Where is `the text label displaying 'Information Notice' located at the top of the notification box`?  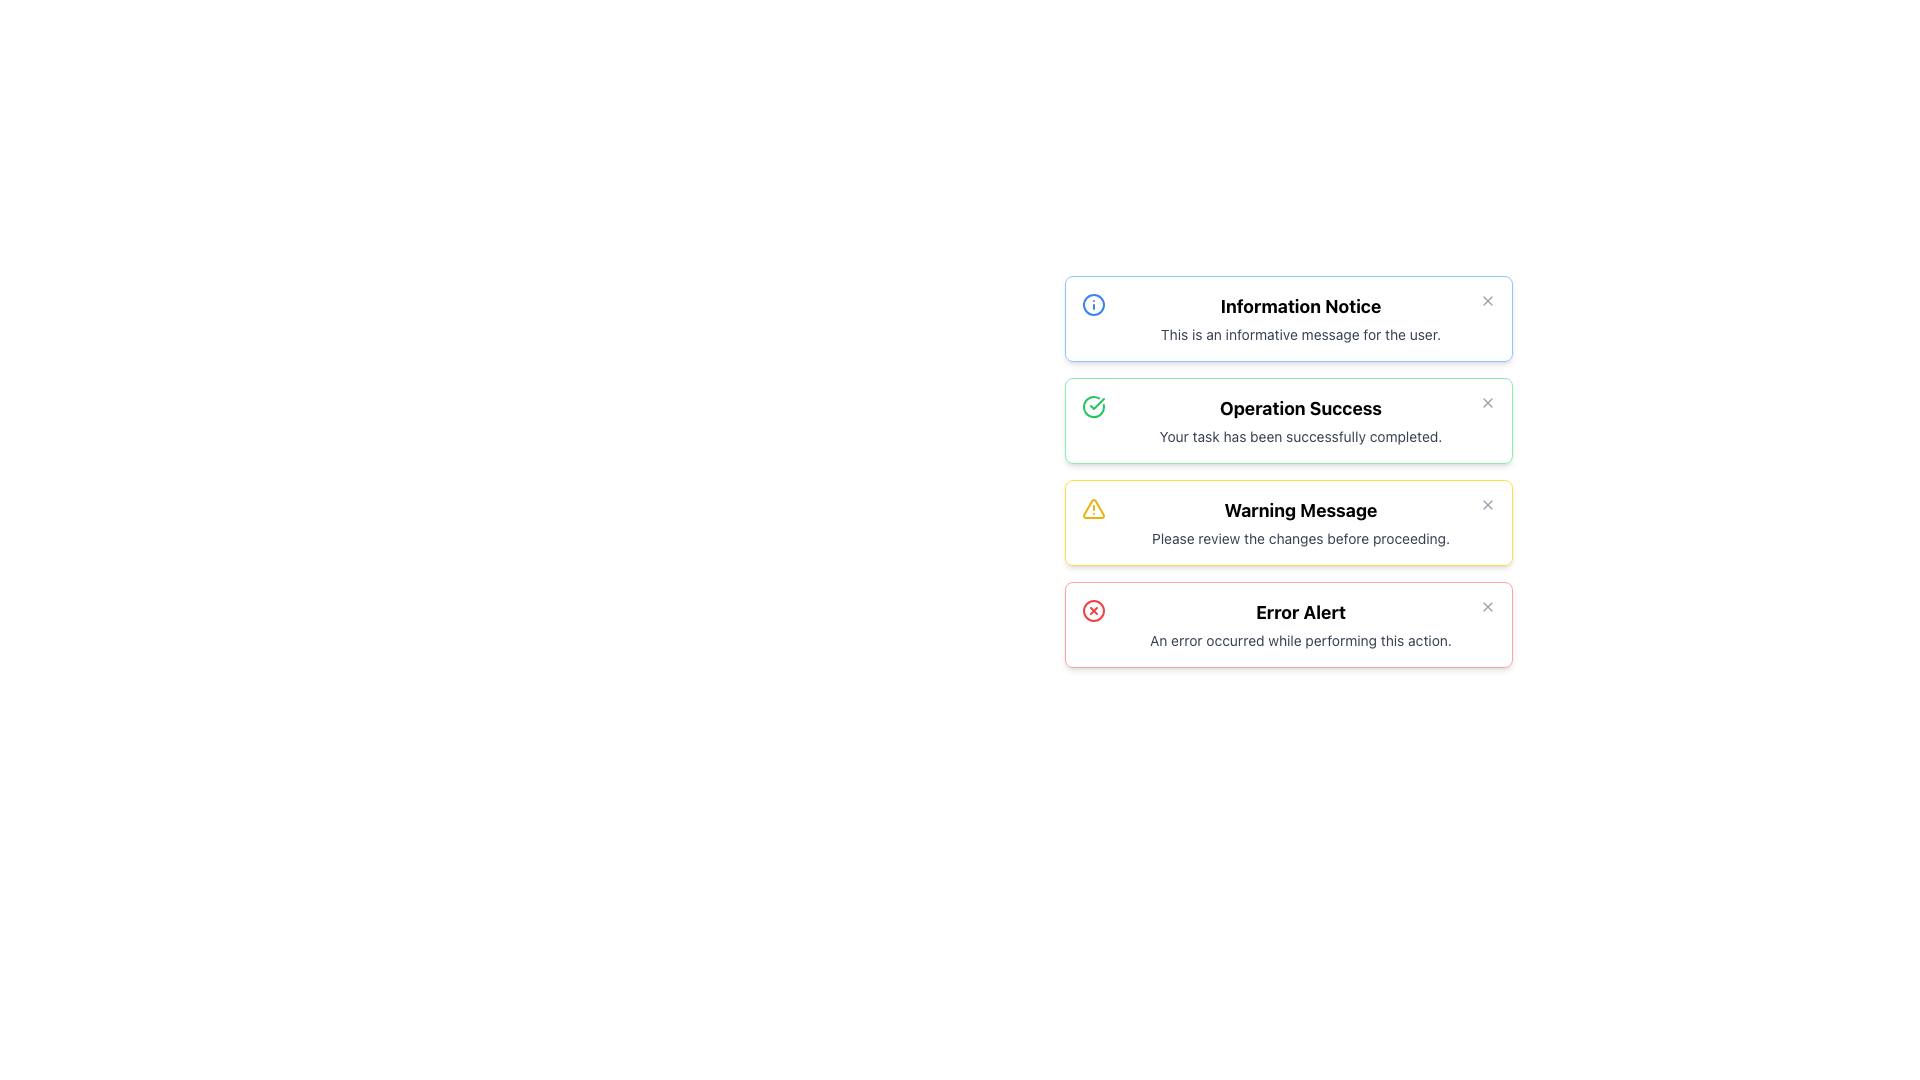
the text label displaying 'Information Notice' located at the top of the notification box is located at coordinates (1300, 307).